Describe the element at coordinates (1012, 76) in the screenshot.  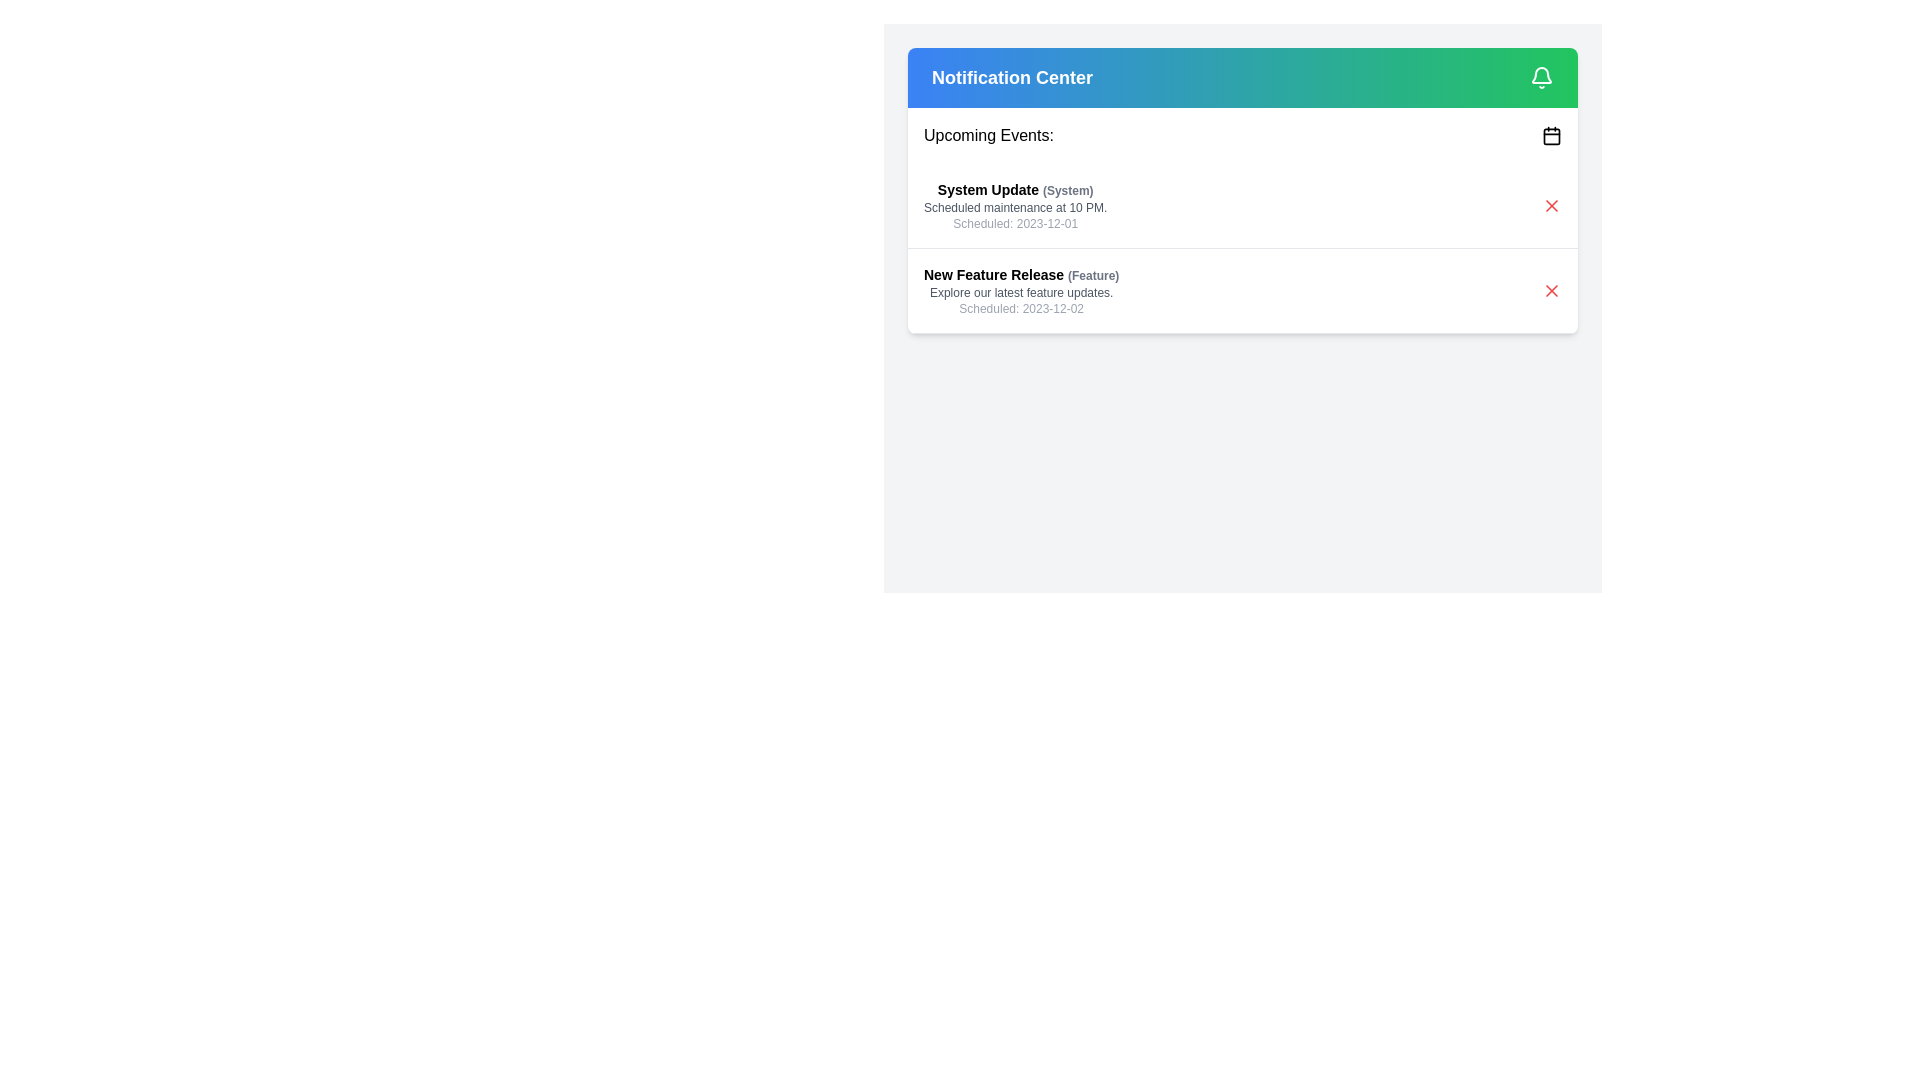
I see `text label displaying 'Notification Center' which is white and bold, centrally positioned in the gradient header section` at that location.